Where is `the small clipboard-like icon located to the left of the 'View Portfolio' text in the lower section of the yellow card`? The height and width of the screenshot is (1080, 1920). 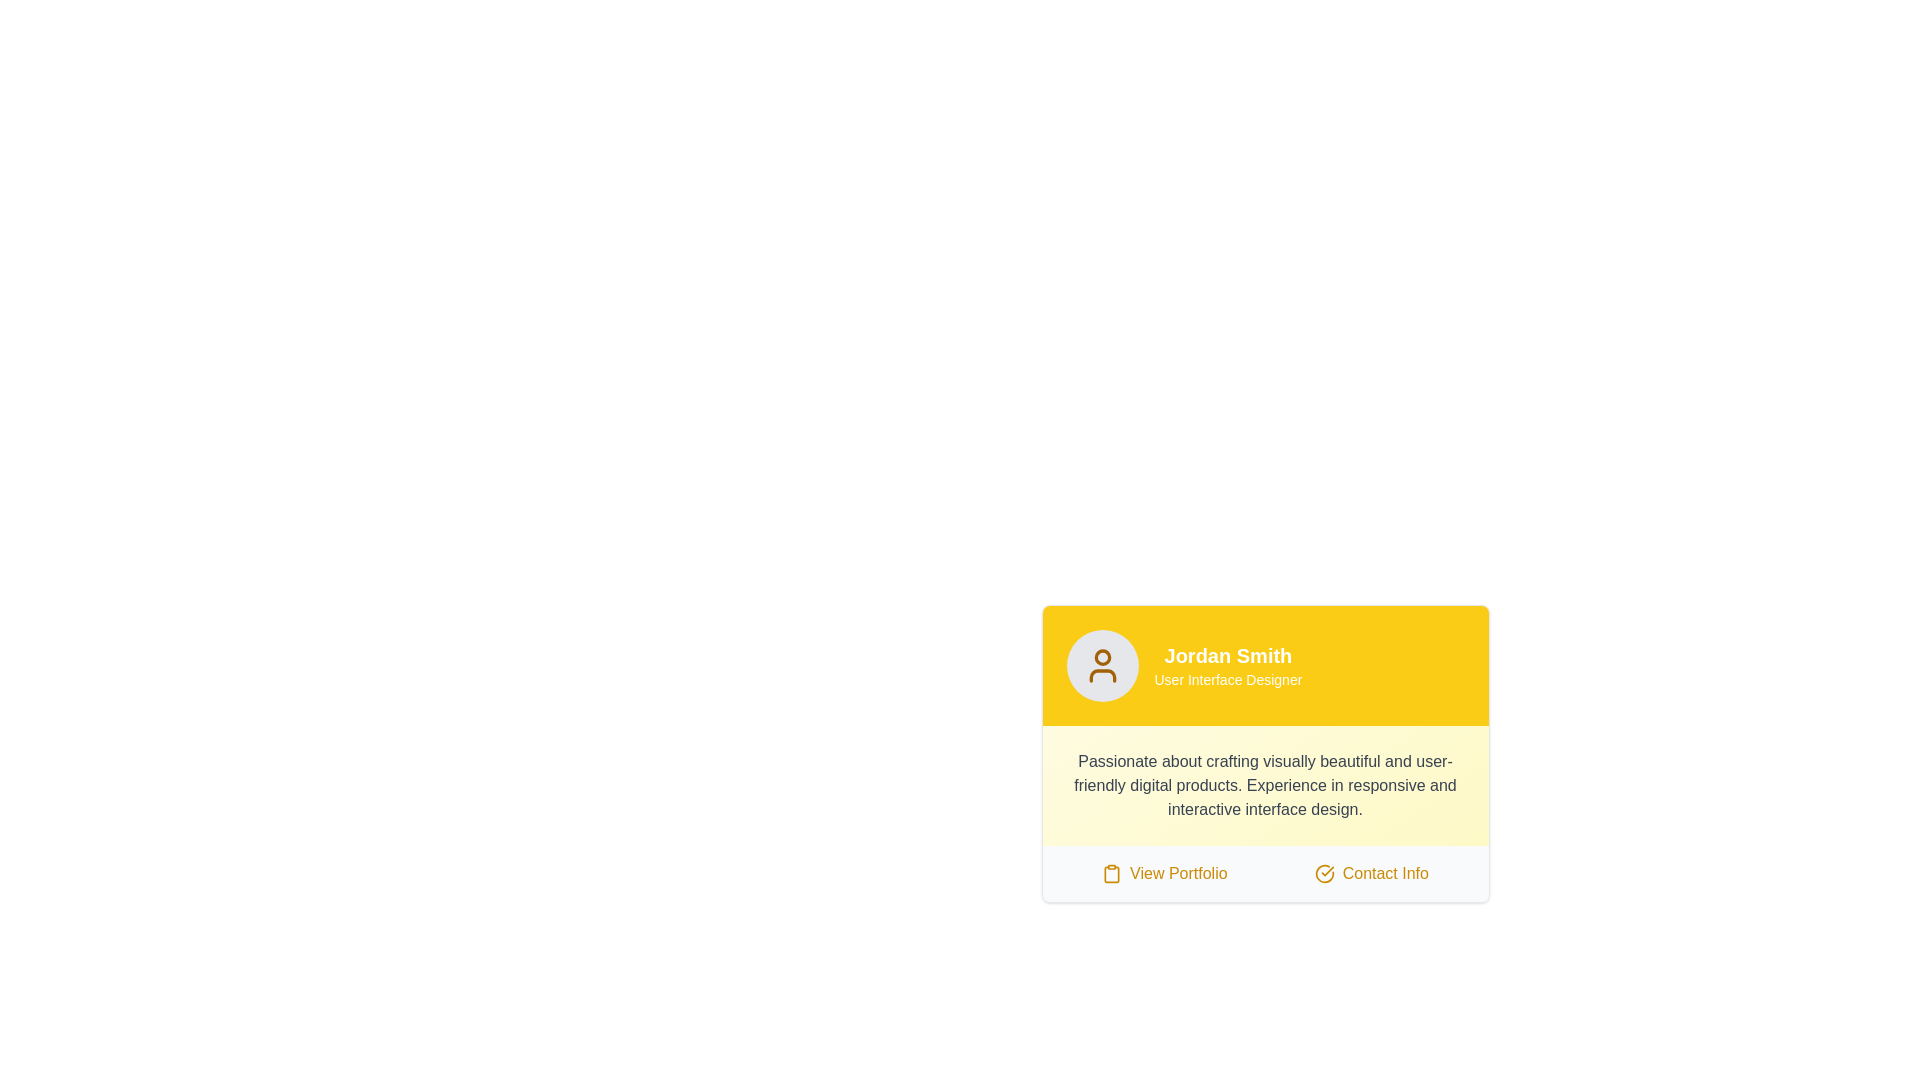
the small clipboard-like icon located to the left of the 'View Portfolio' text in the lower section of the yellow card is located at coordinates (1111, 873).